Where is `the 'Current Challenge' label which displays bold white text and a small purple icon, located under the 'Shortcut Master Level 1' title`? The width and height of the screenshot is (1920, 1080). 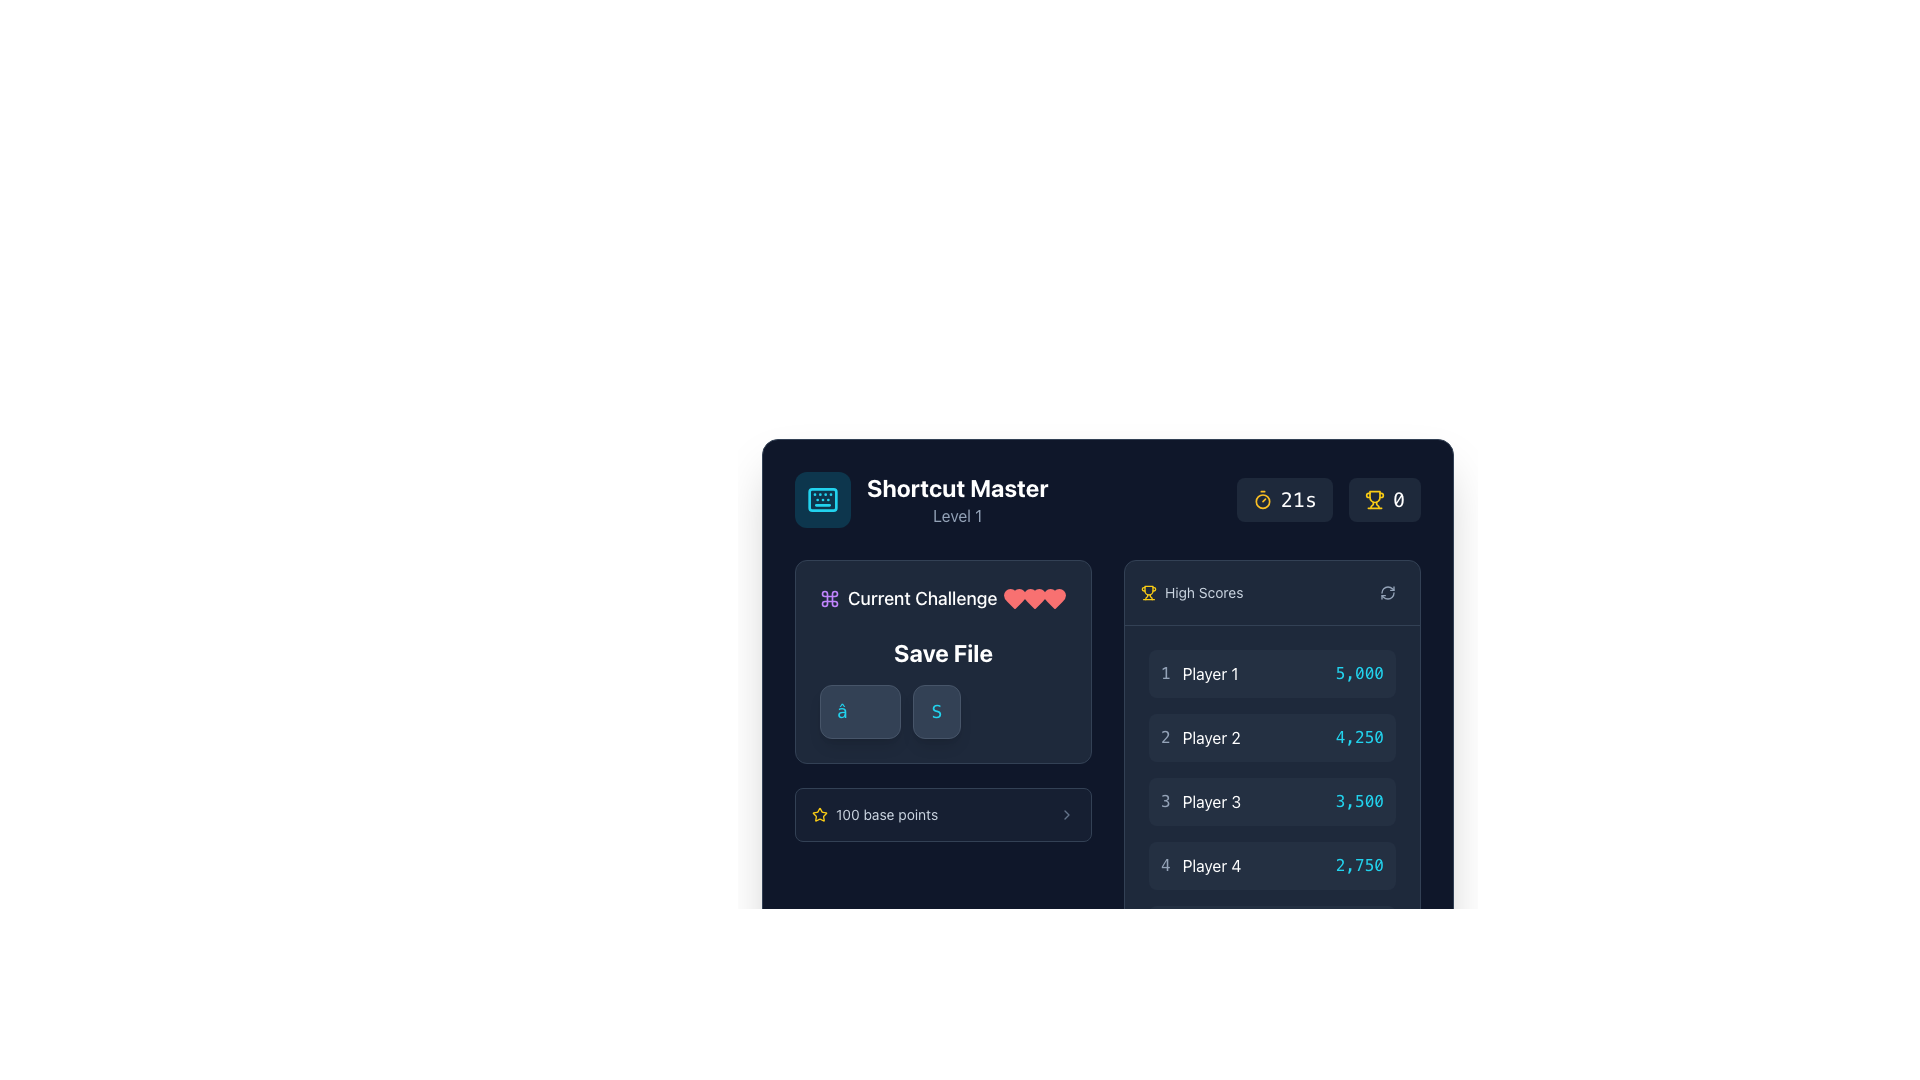 the 'Current Challenge' label which displays bold white text and a small purple icon, located under the 'Shortcut Master Level 1' title is located at coordinates (907, 597).